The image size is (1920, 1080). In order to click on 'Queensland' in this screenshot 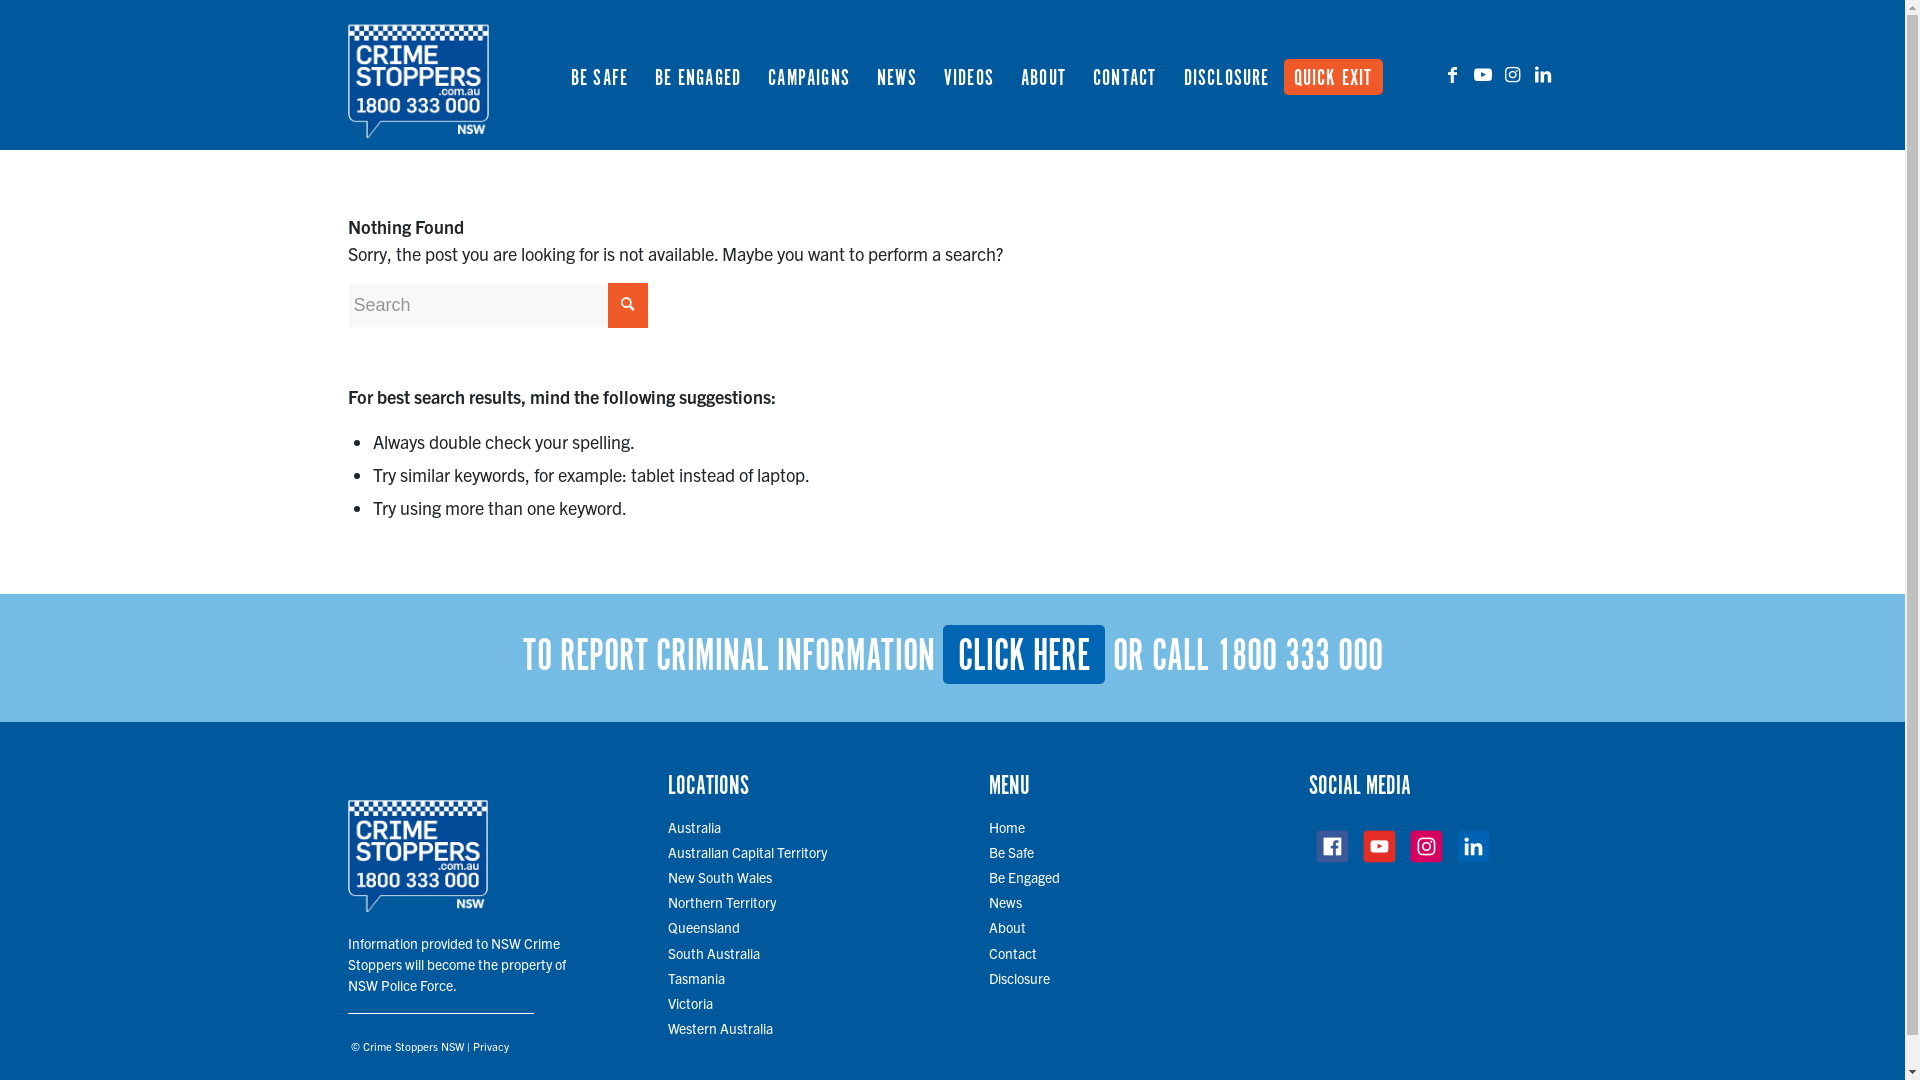, I will do `click(704, 926)`.